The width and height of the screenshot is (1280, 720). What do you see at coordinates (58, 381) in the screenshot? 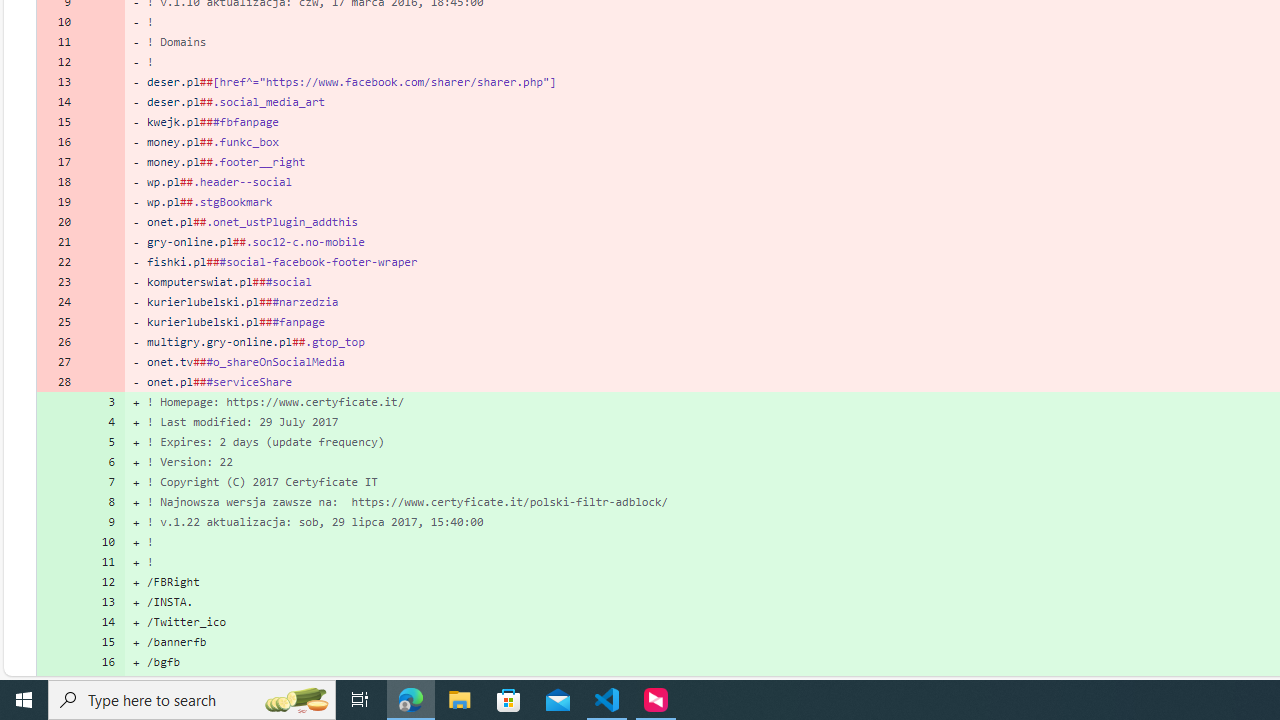
I see `'28'` at bounding box center [58, 381].